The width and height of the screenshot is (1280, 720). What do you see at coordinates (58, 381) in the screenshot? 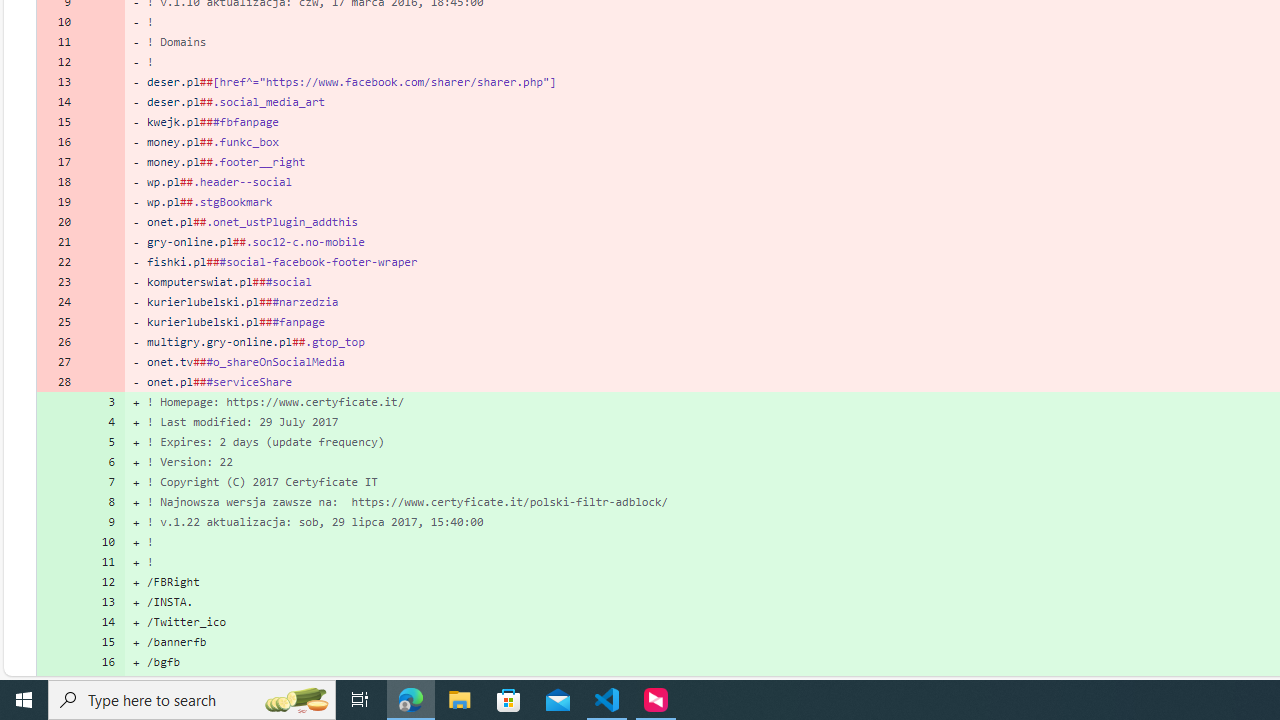
I see `'28'` at bounding box center [58, 381].